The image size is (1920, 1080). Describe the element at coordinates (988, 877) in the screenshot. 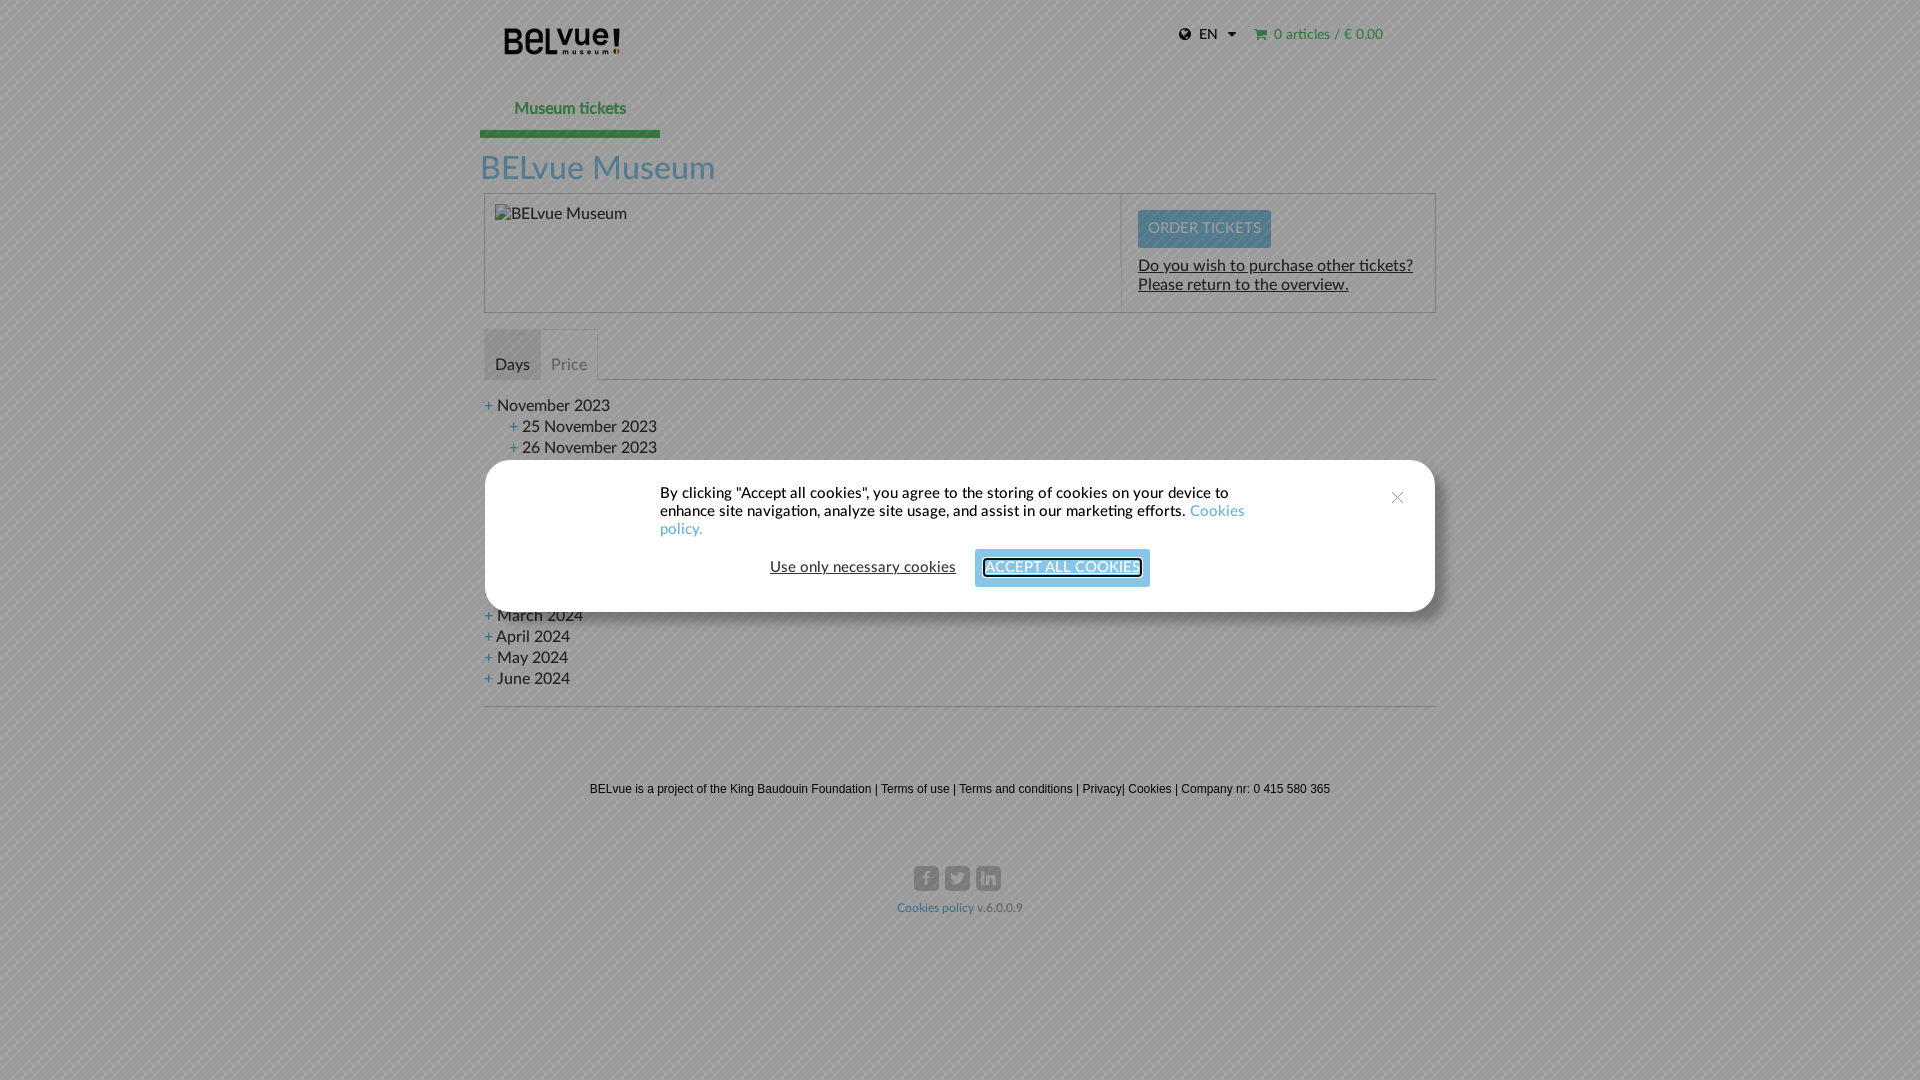

I see `'Follow us on LinkedIn'` at that location.